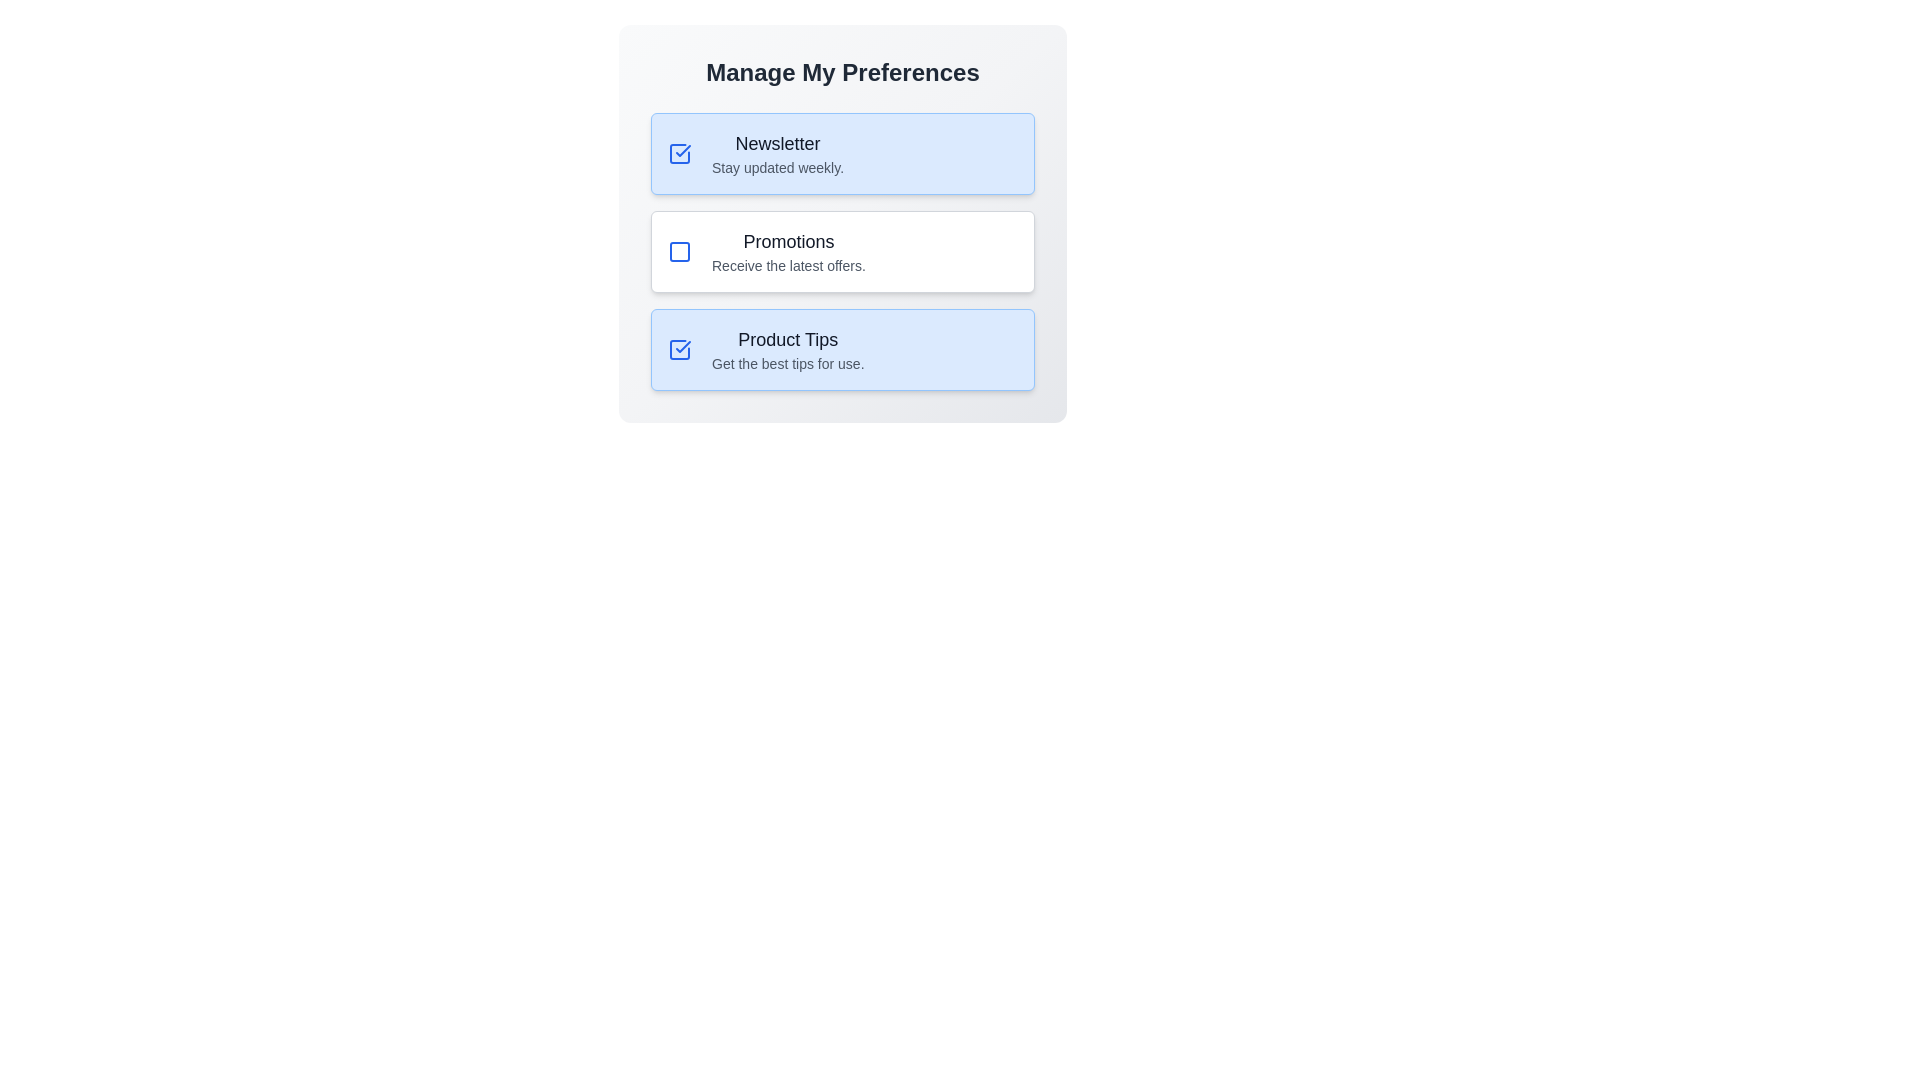  I want to click on the static text label that provides additional context for the 'Newsletter' subscription option, located directly below the 'Newsletter' label, so click(776, 167).